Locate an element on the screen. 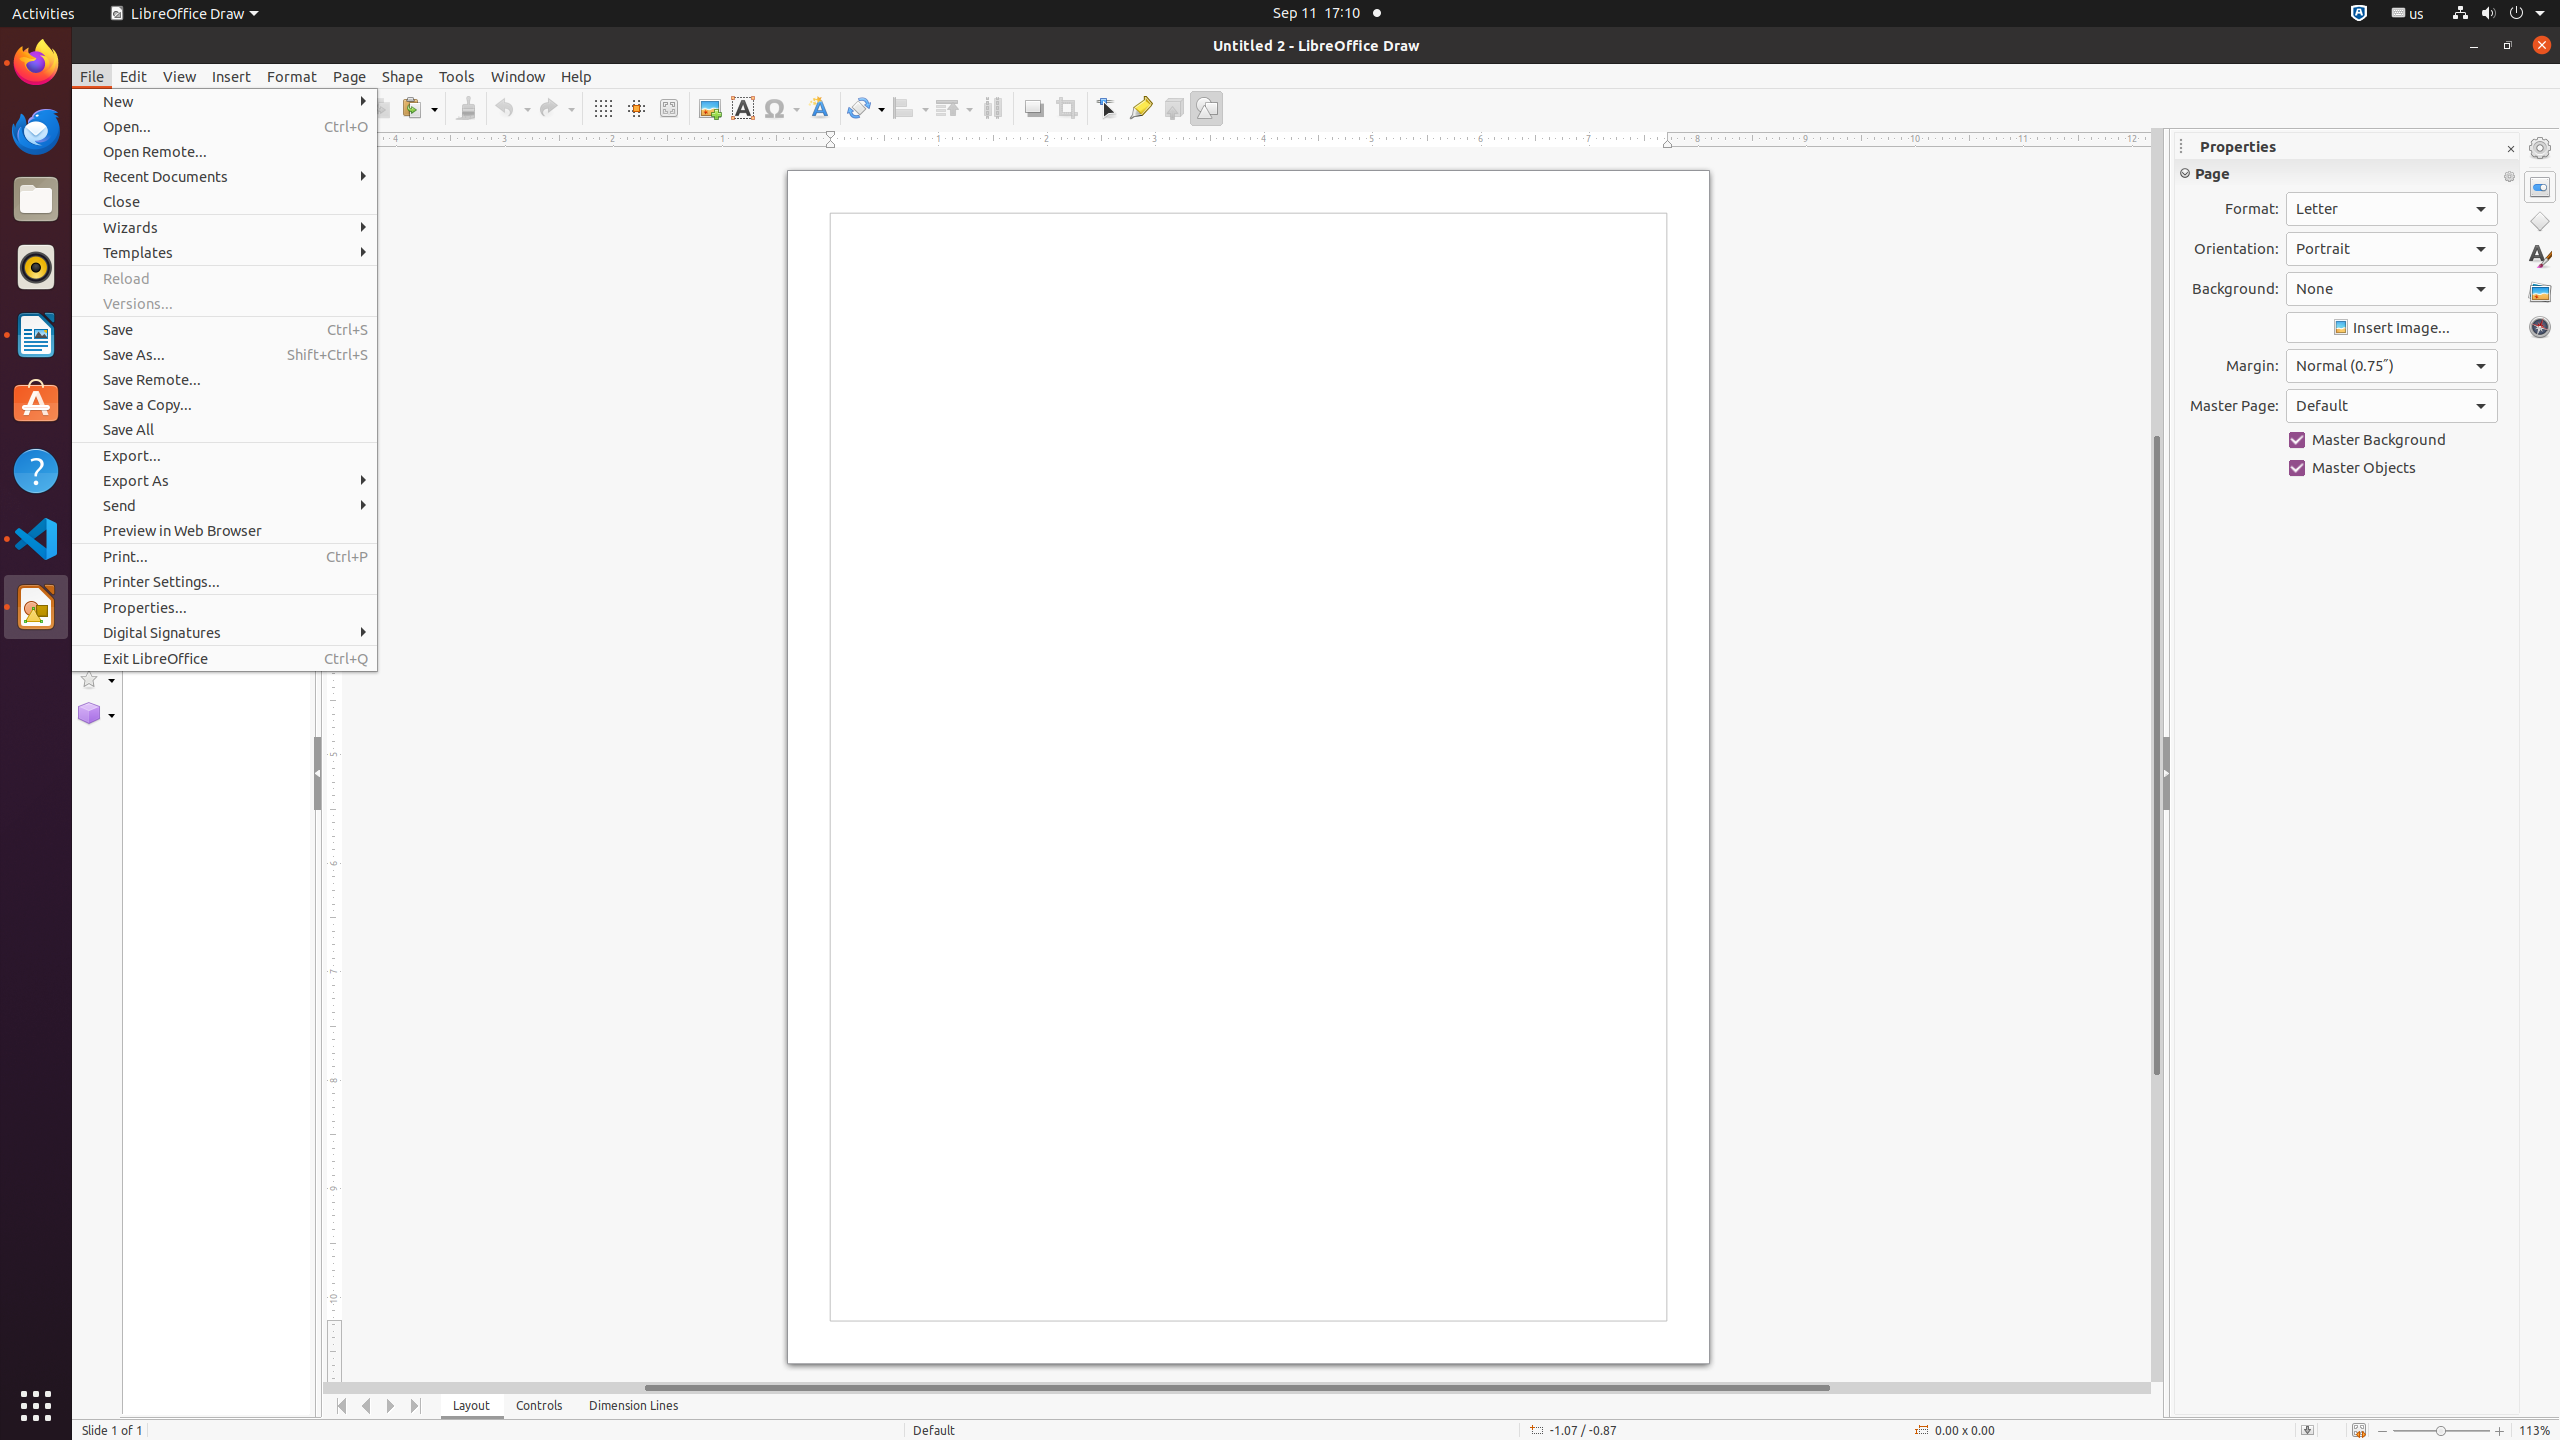  'Versions...' is located at coordinates (224, 302).